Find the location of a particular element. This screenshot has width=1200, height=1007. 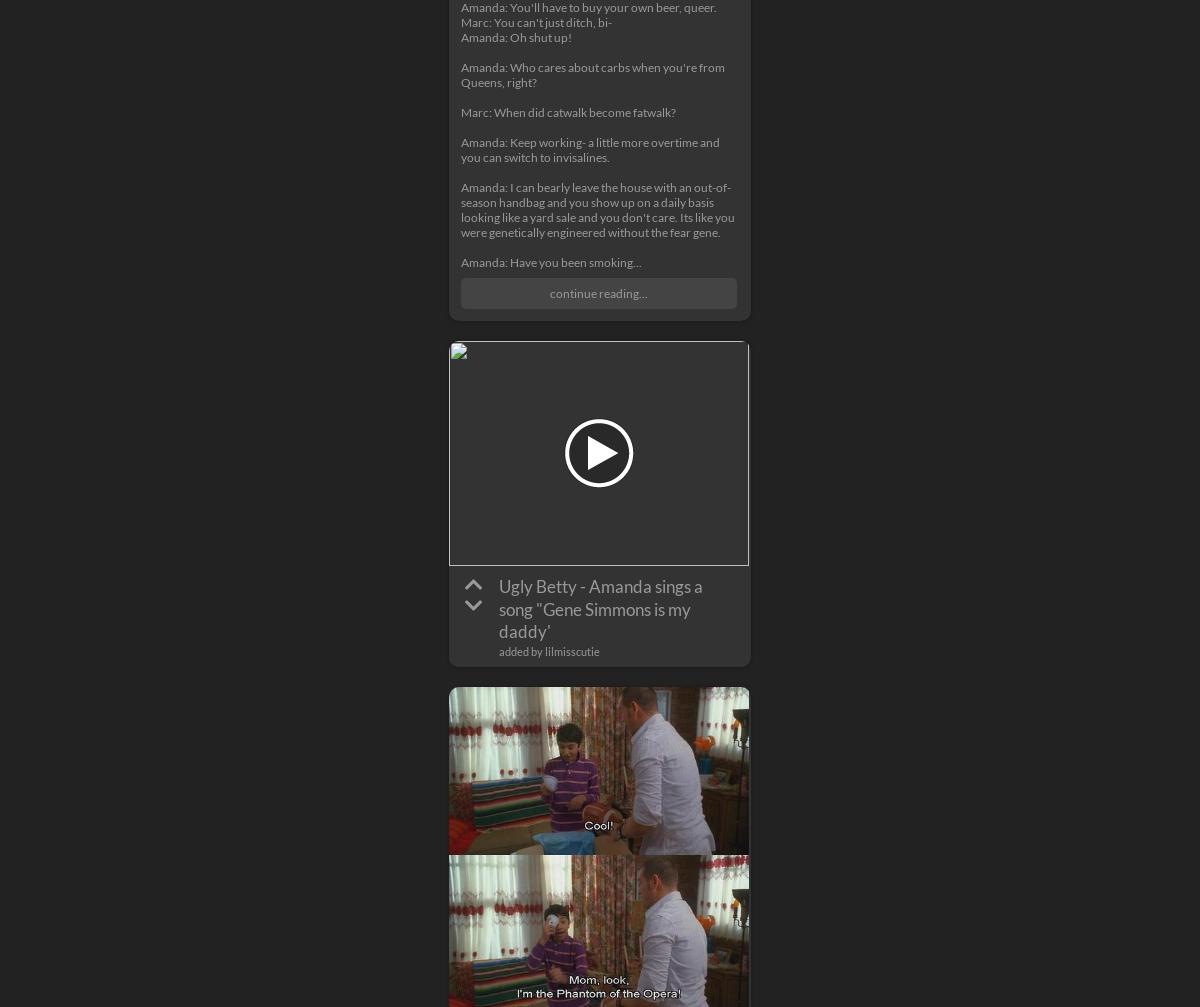

'Ugly Betty - Amanda sings a song "Gene Simmons is my daddy'' is located at coordinates (600, 607).